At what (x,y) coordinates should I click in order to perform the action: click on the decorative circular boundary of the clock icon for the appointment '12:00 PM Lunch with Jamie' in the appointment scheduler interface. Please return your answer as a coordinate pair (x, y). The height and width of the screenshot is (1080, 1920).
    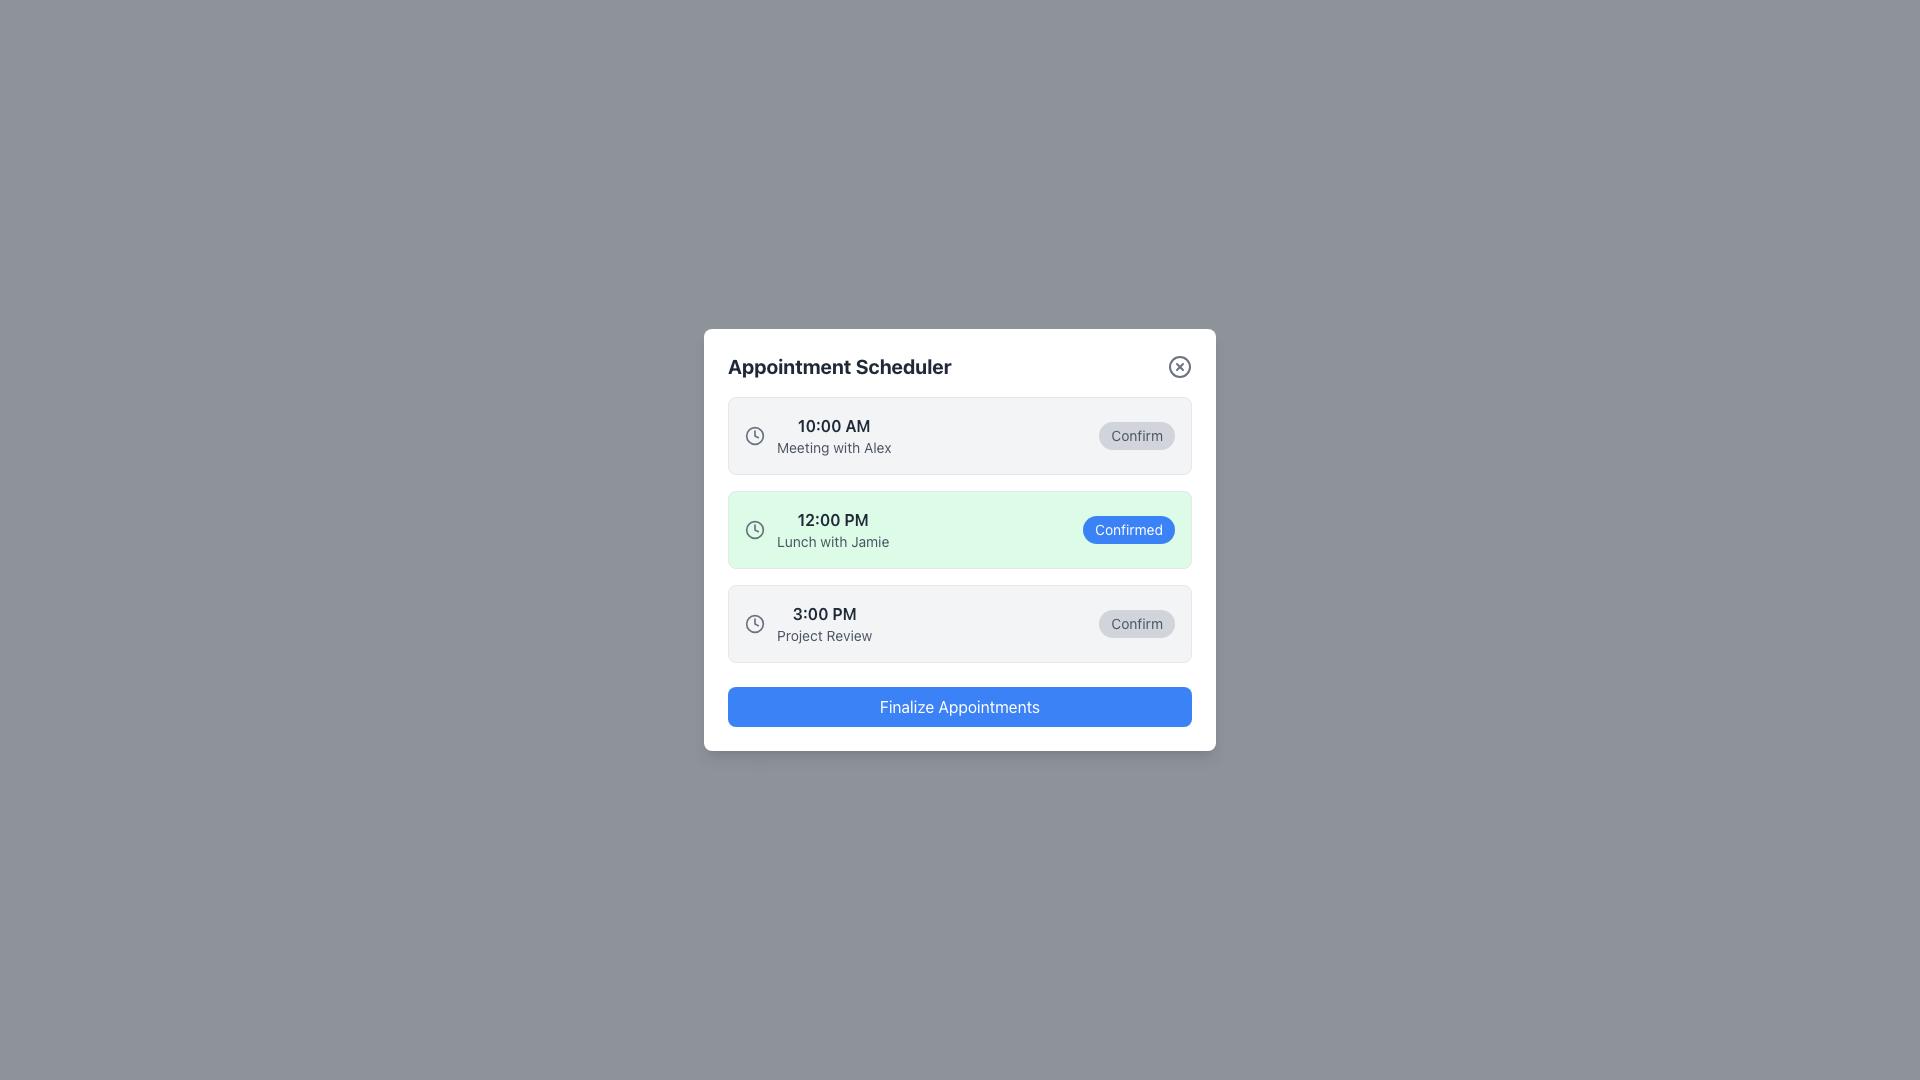
    Looking at the image, I should click on (753, 528).